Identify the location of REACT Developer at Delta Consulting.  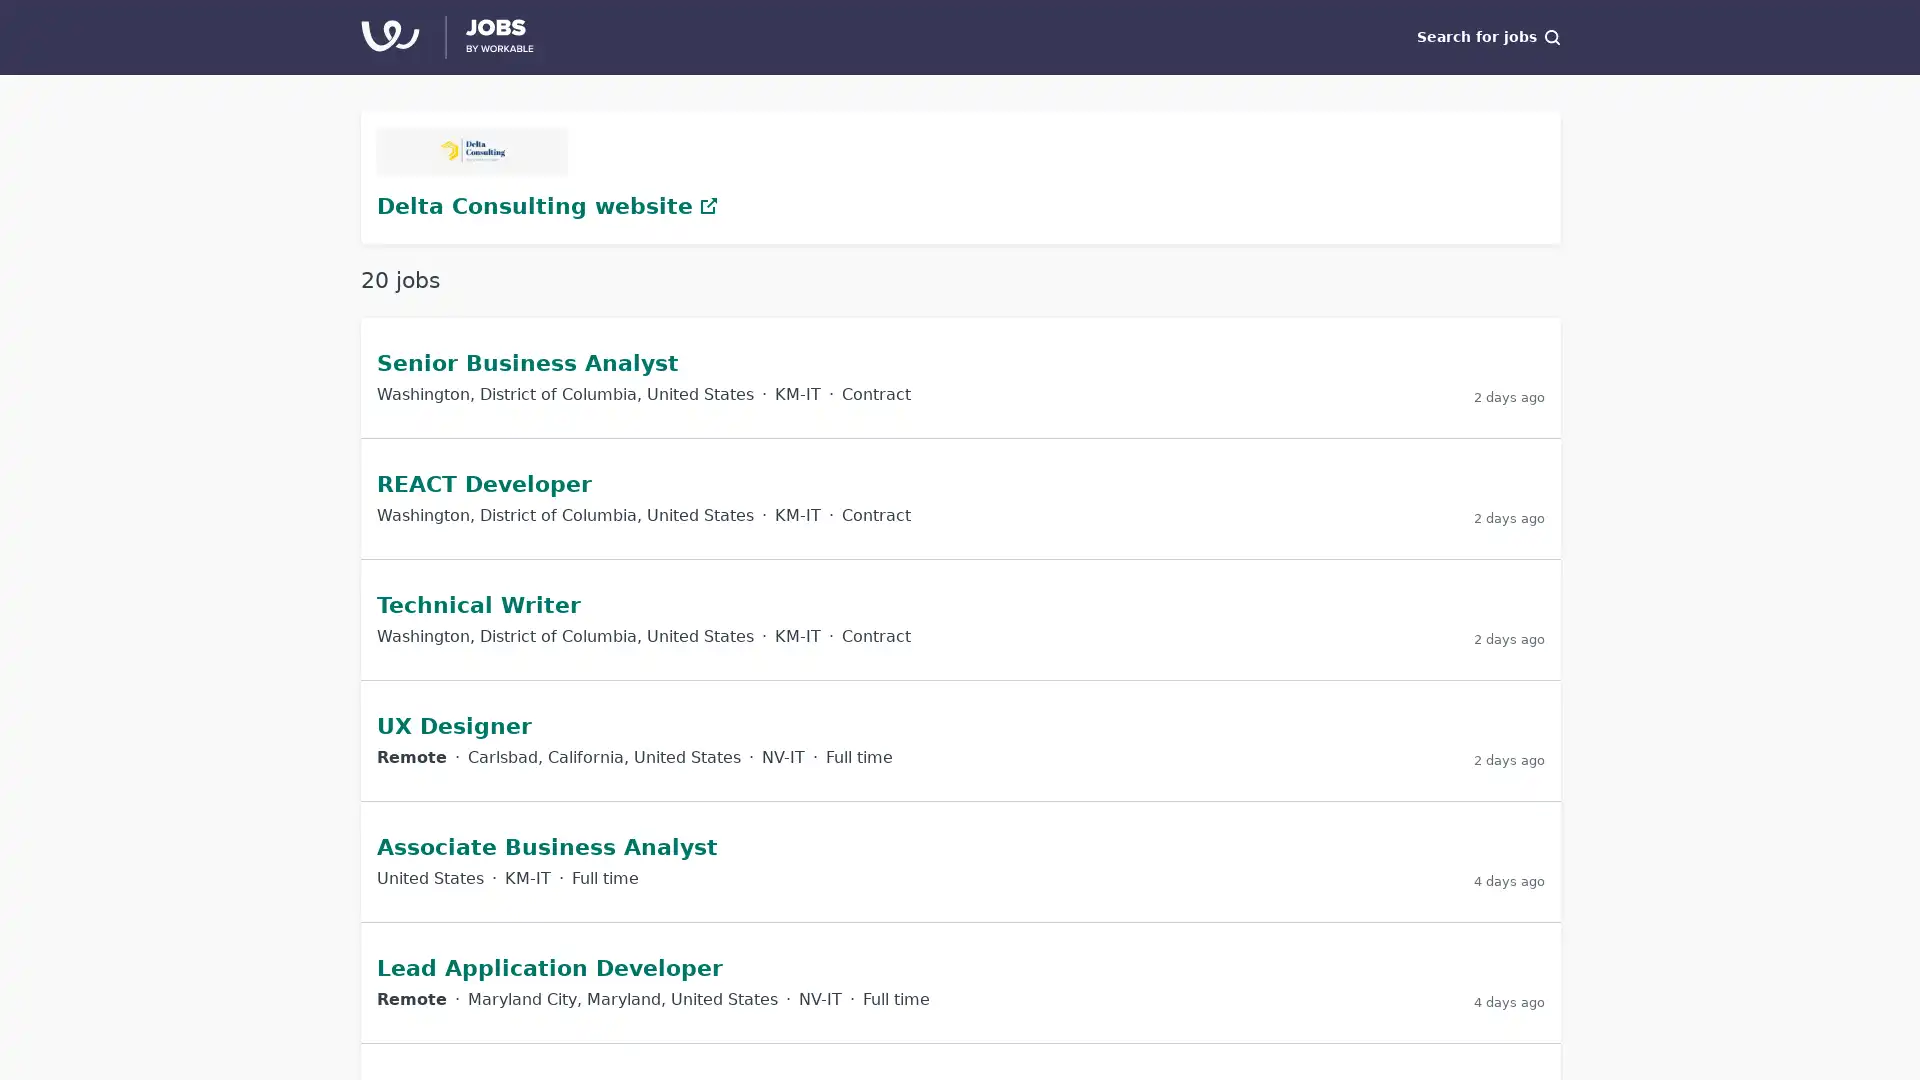
(960, 496).